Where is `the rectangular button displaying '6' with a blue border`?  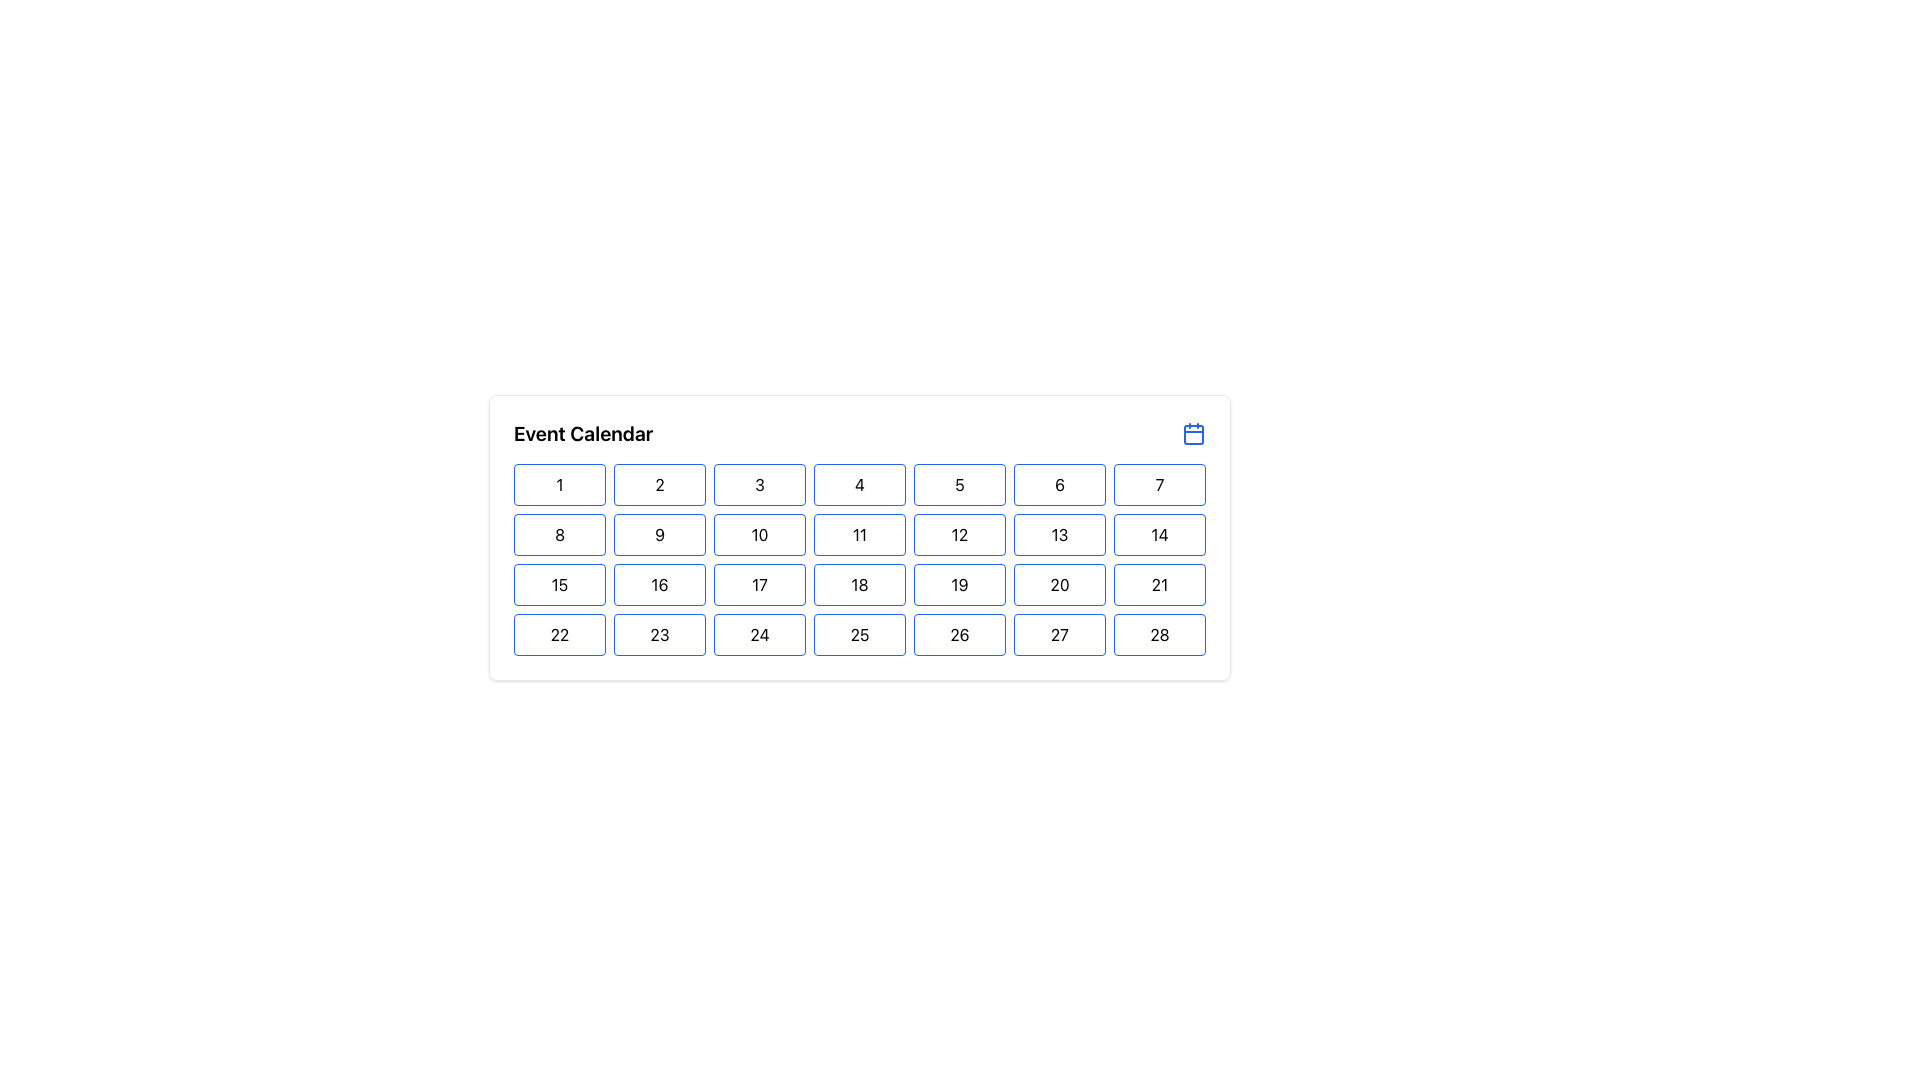 the rectangular button displaying '6' with a blue border is located at coordinates (1059, 485).